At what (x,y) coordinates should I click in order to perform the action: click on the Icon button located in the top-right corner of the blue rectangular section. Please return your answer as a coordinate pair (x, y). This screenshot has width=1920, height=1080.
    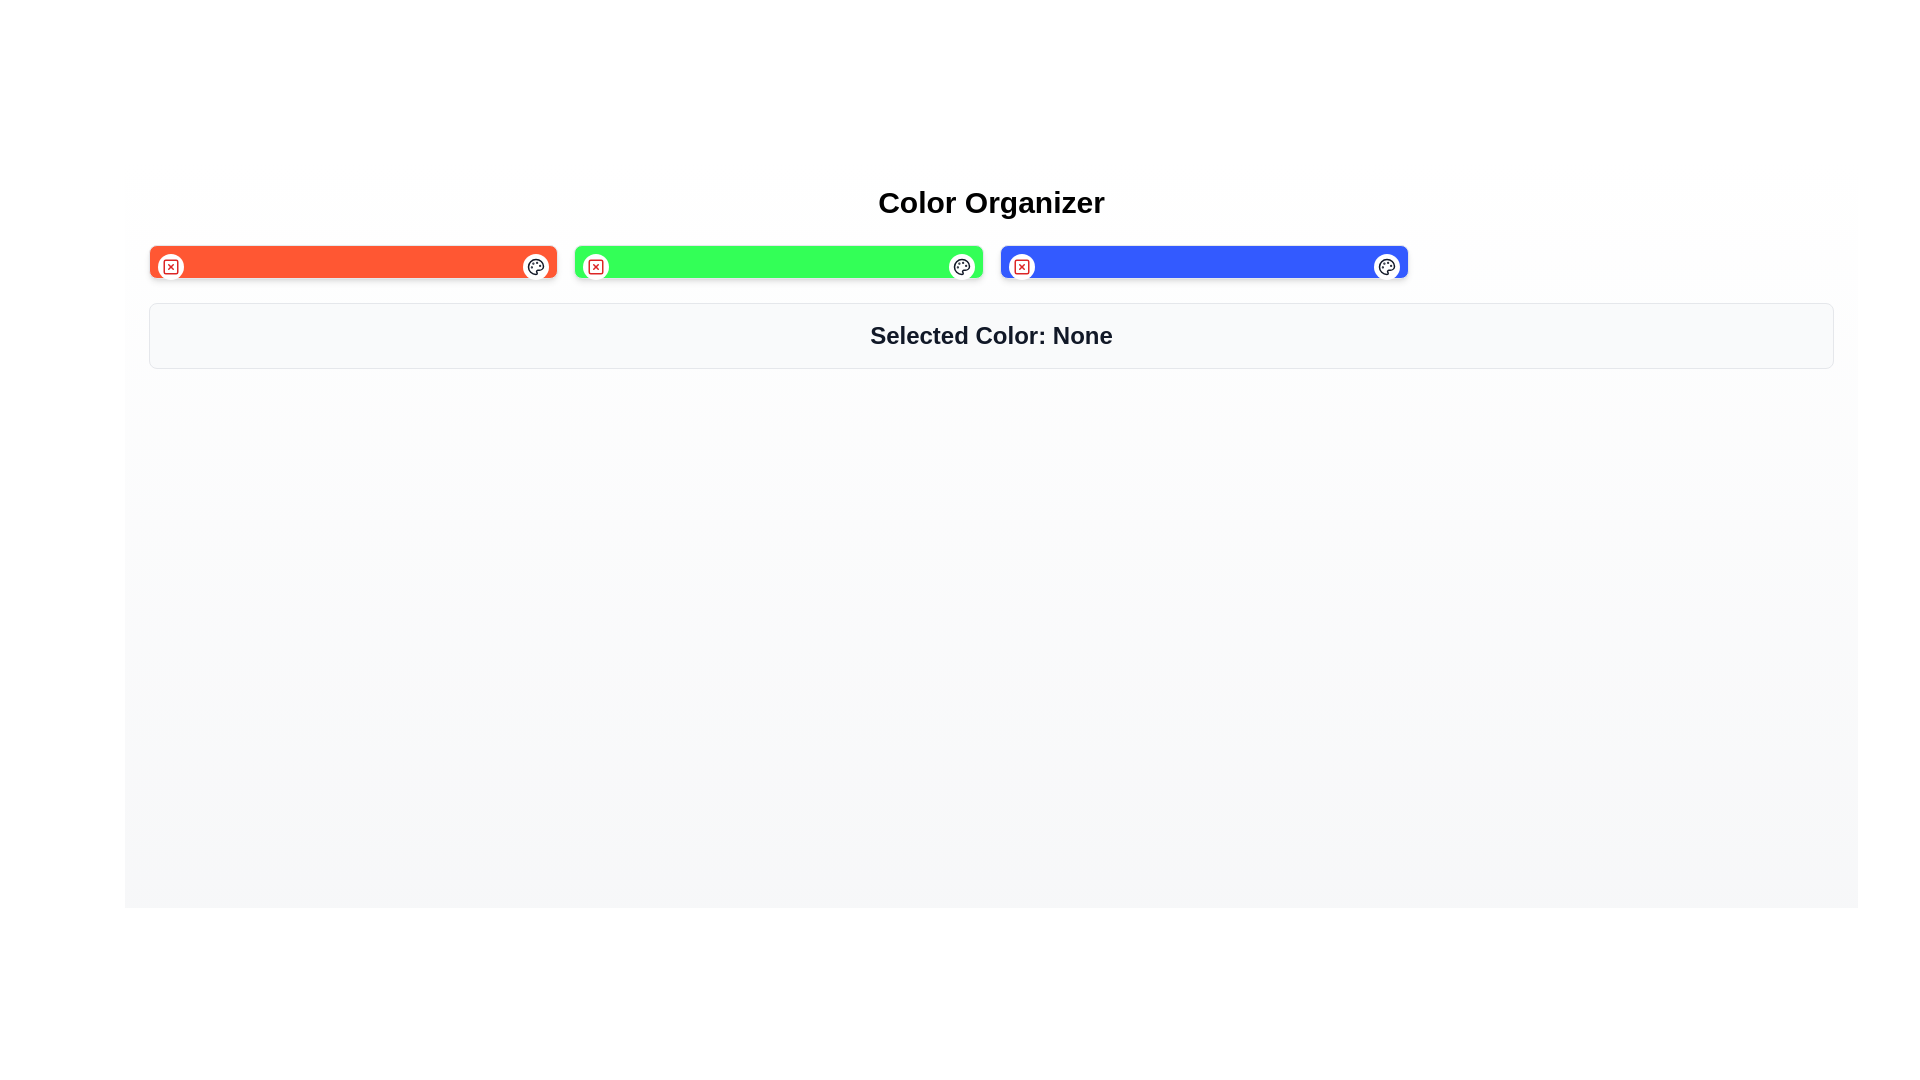
    Looking at the image, I should click on (1385, 265).